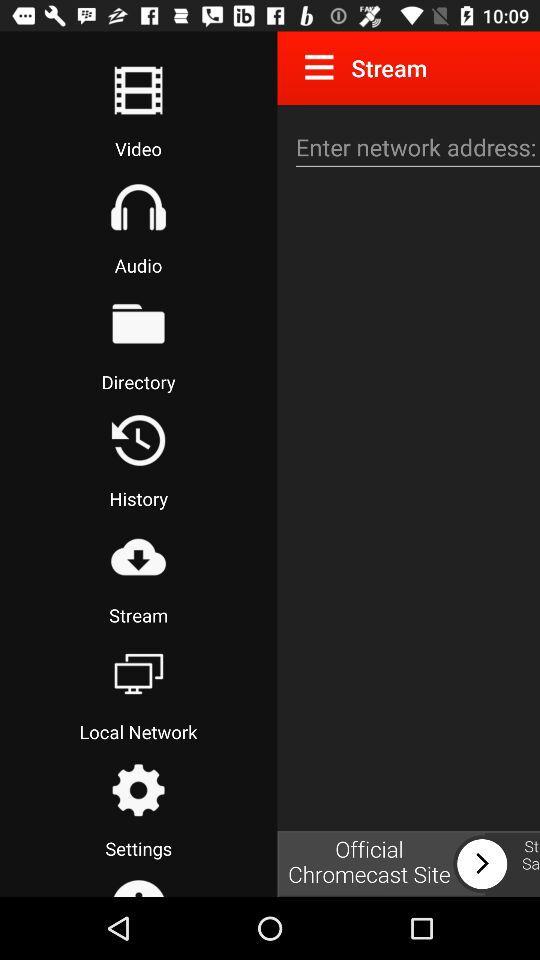  What do you see at coordinates (137, 673) in the screenshot?
I see `open local network` at bounding box center [137, 673].